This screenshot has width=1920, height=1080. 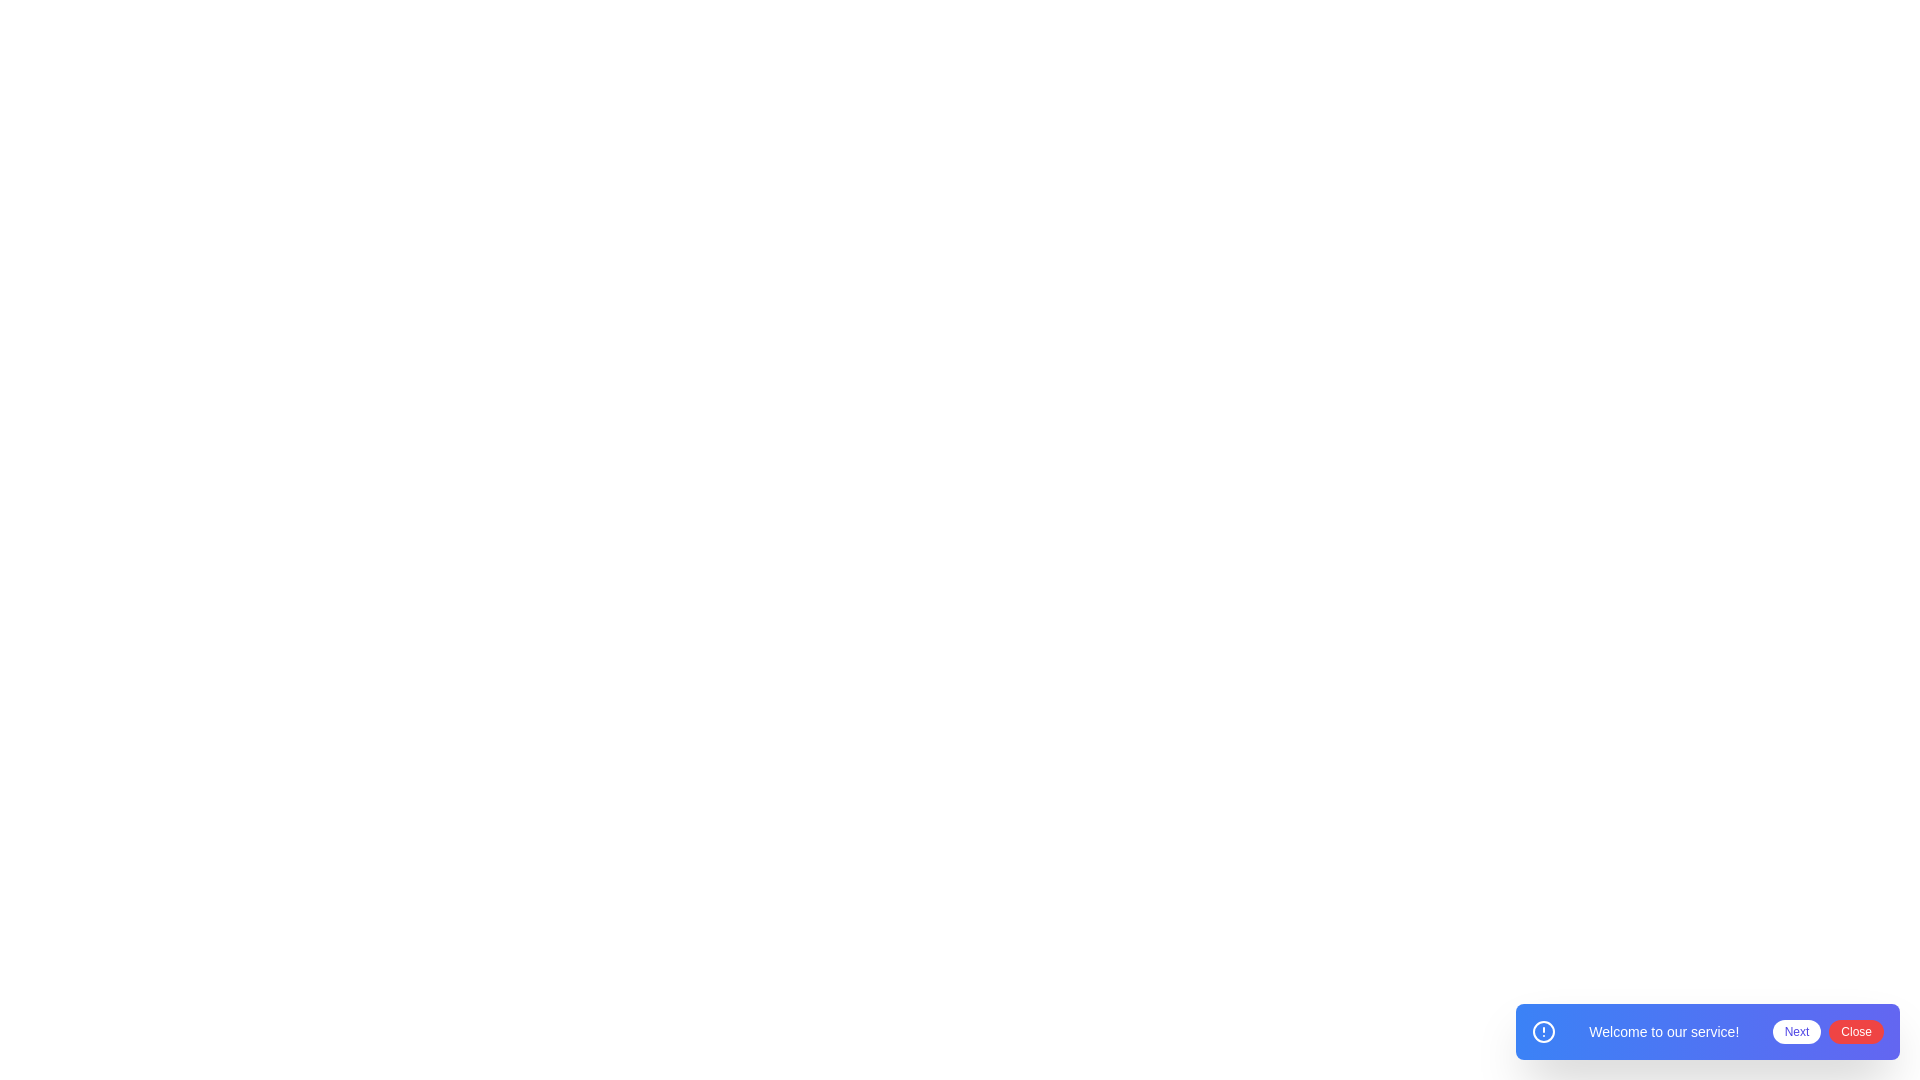 I want to click on the alert icon in the snackbar, so click(x=1543, y=1032).